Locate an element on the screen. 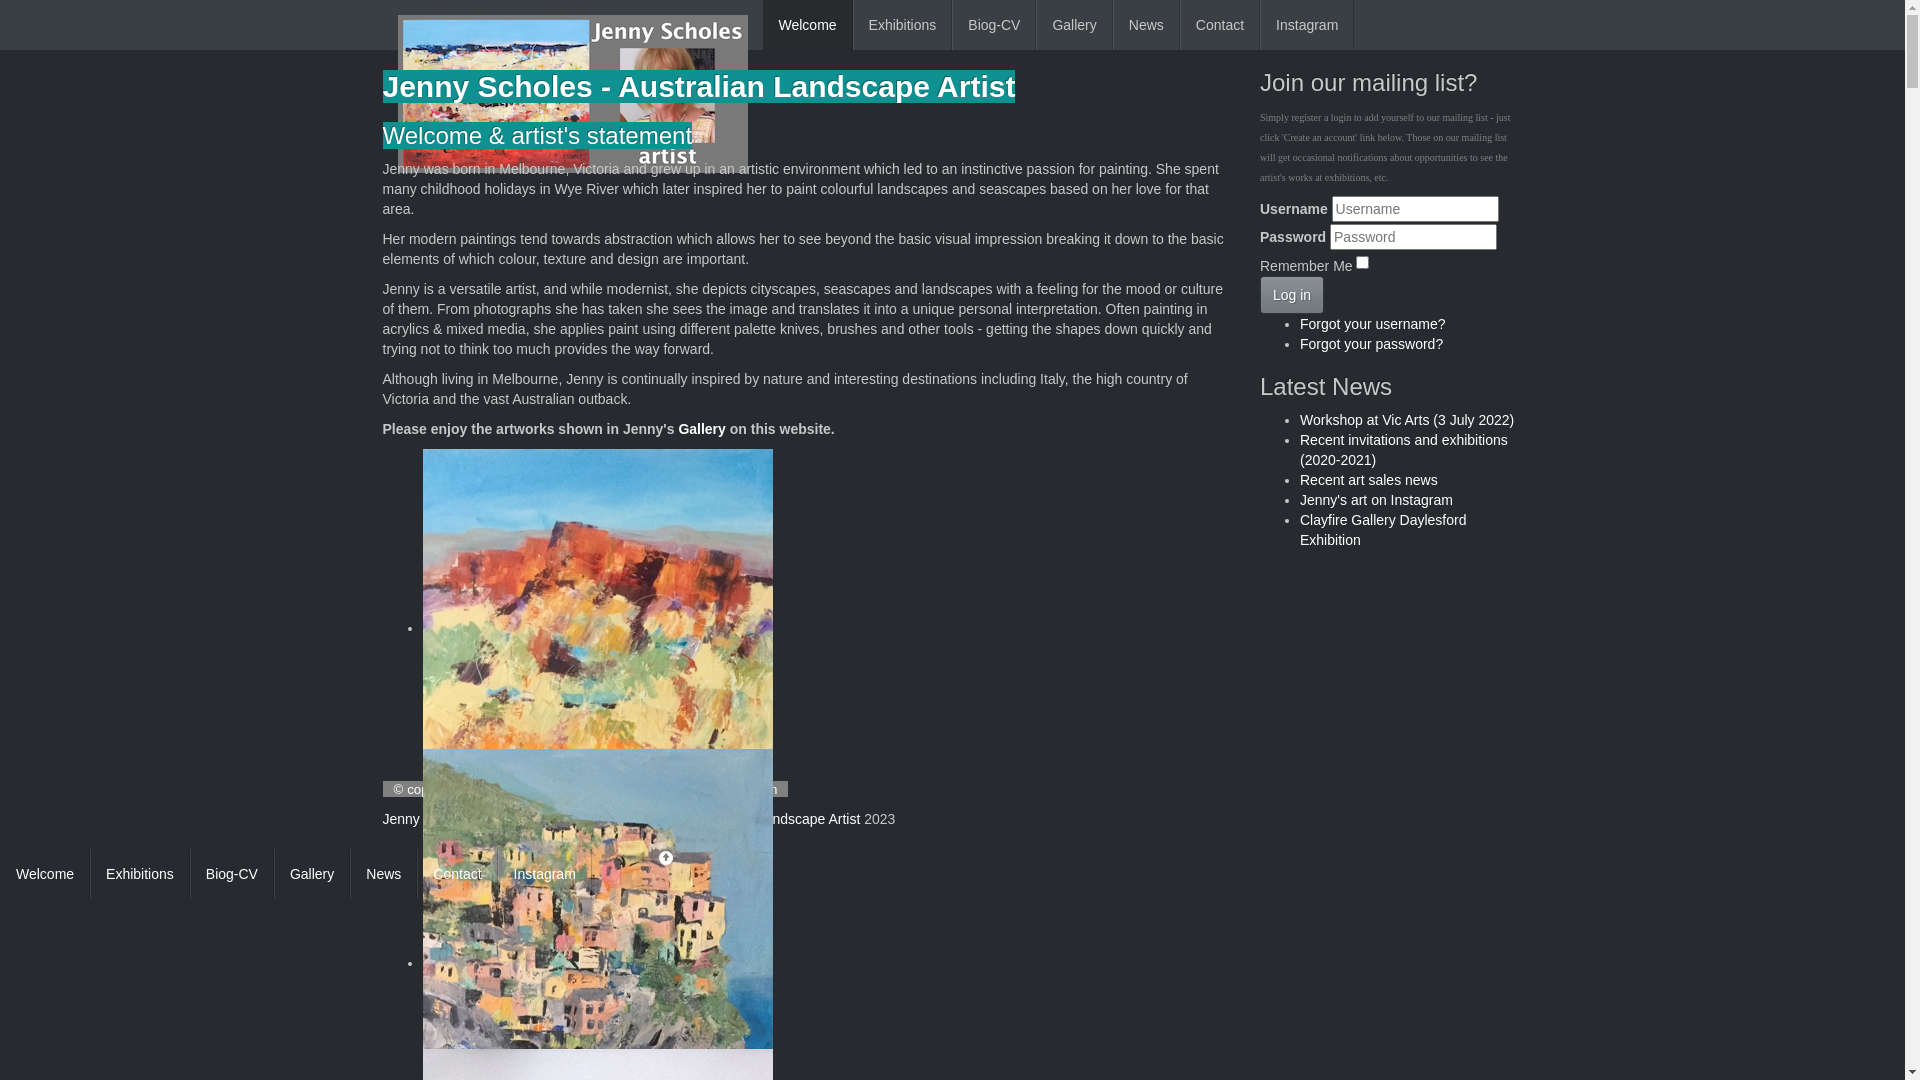 This screenshot has height=1080, width=1920. 'Recent art sales news' is located at coordinates (1367, 479).